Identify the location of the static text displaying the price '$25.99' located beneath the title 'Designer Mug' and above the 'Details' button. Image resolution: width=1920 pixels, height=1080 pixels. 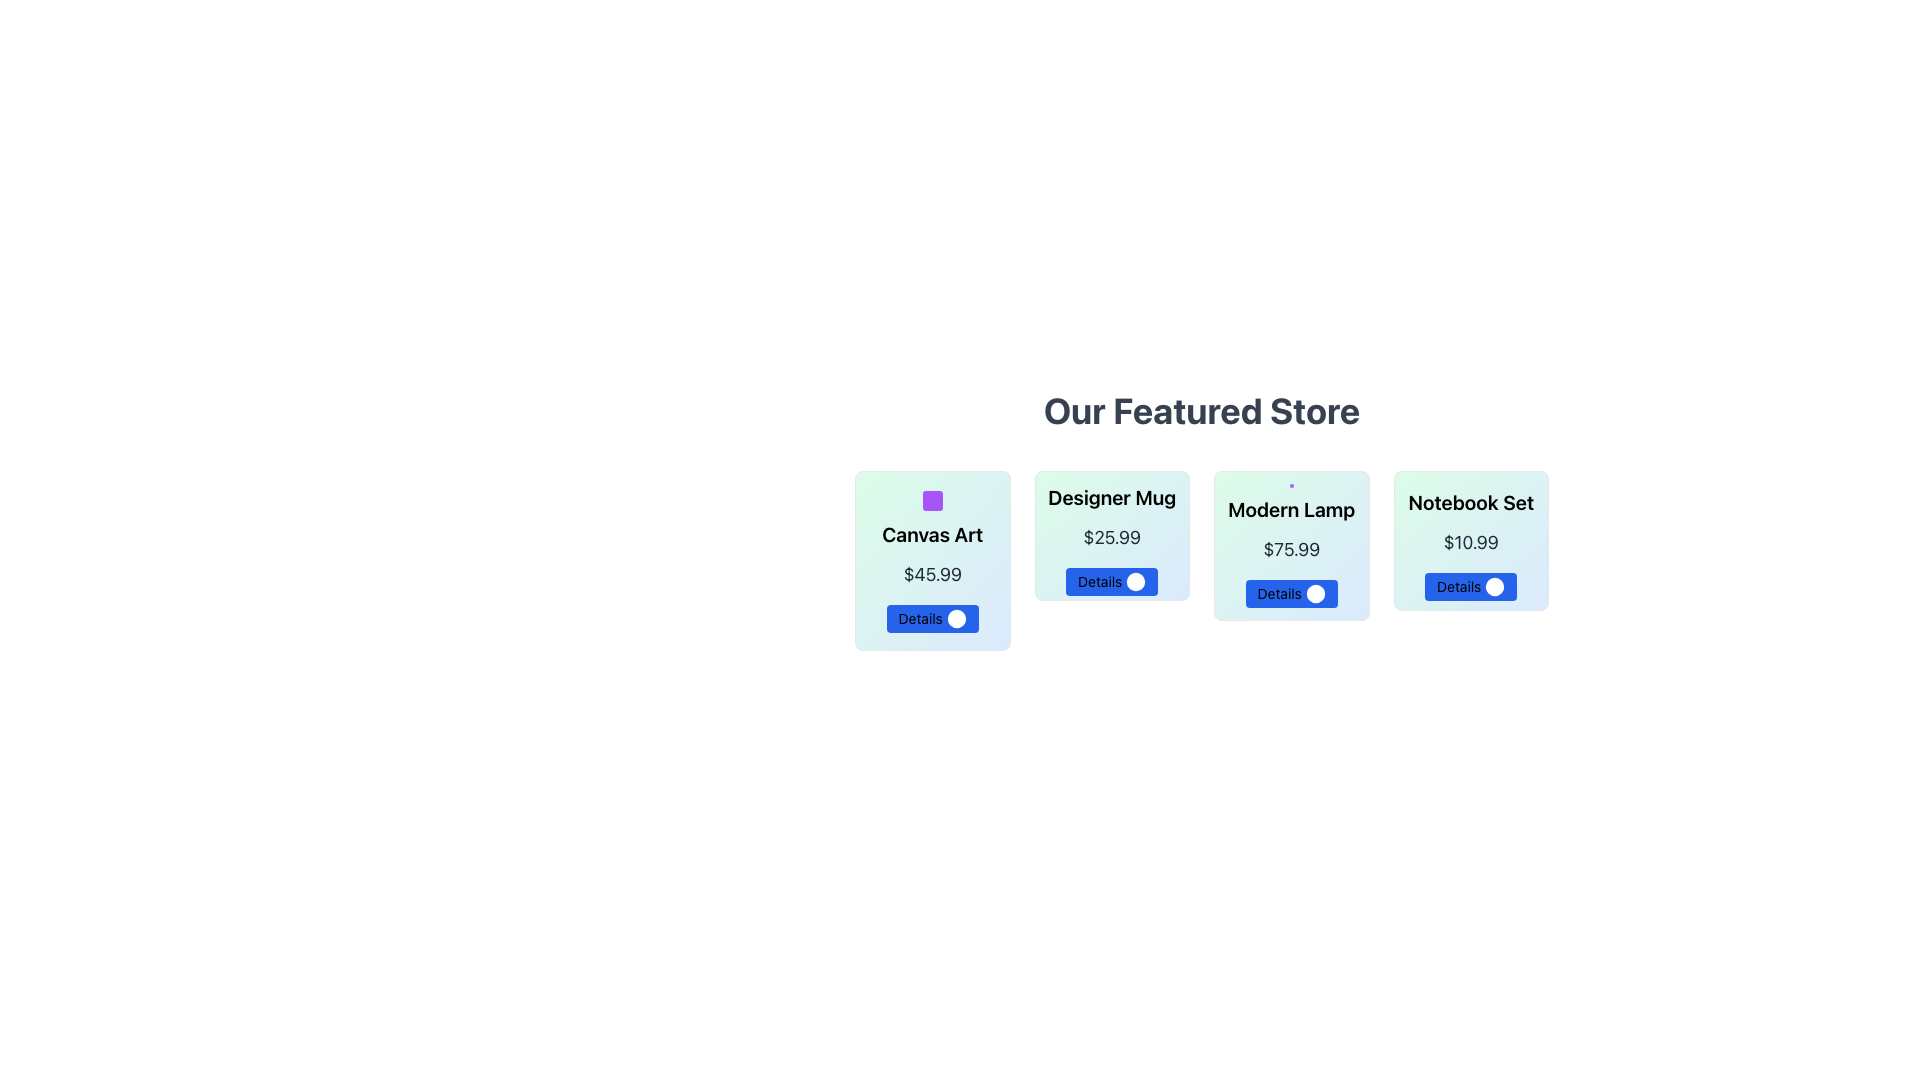
(1111, 536).